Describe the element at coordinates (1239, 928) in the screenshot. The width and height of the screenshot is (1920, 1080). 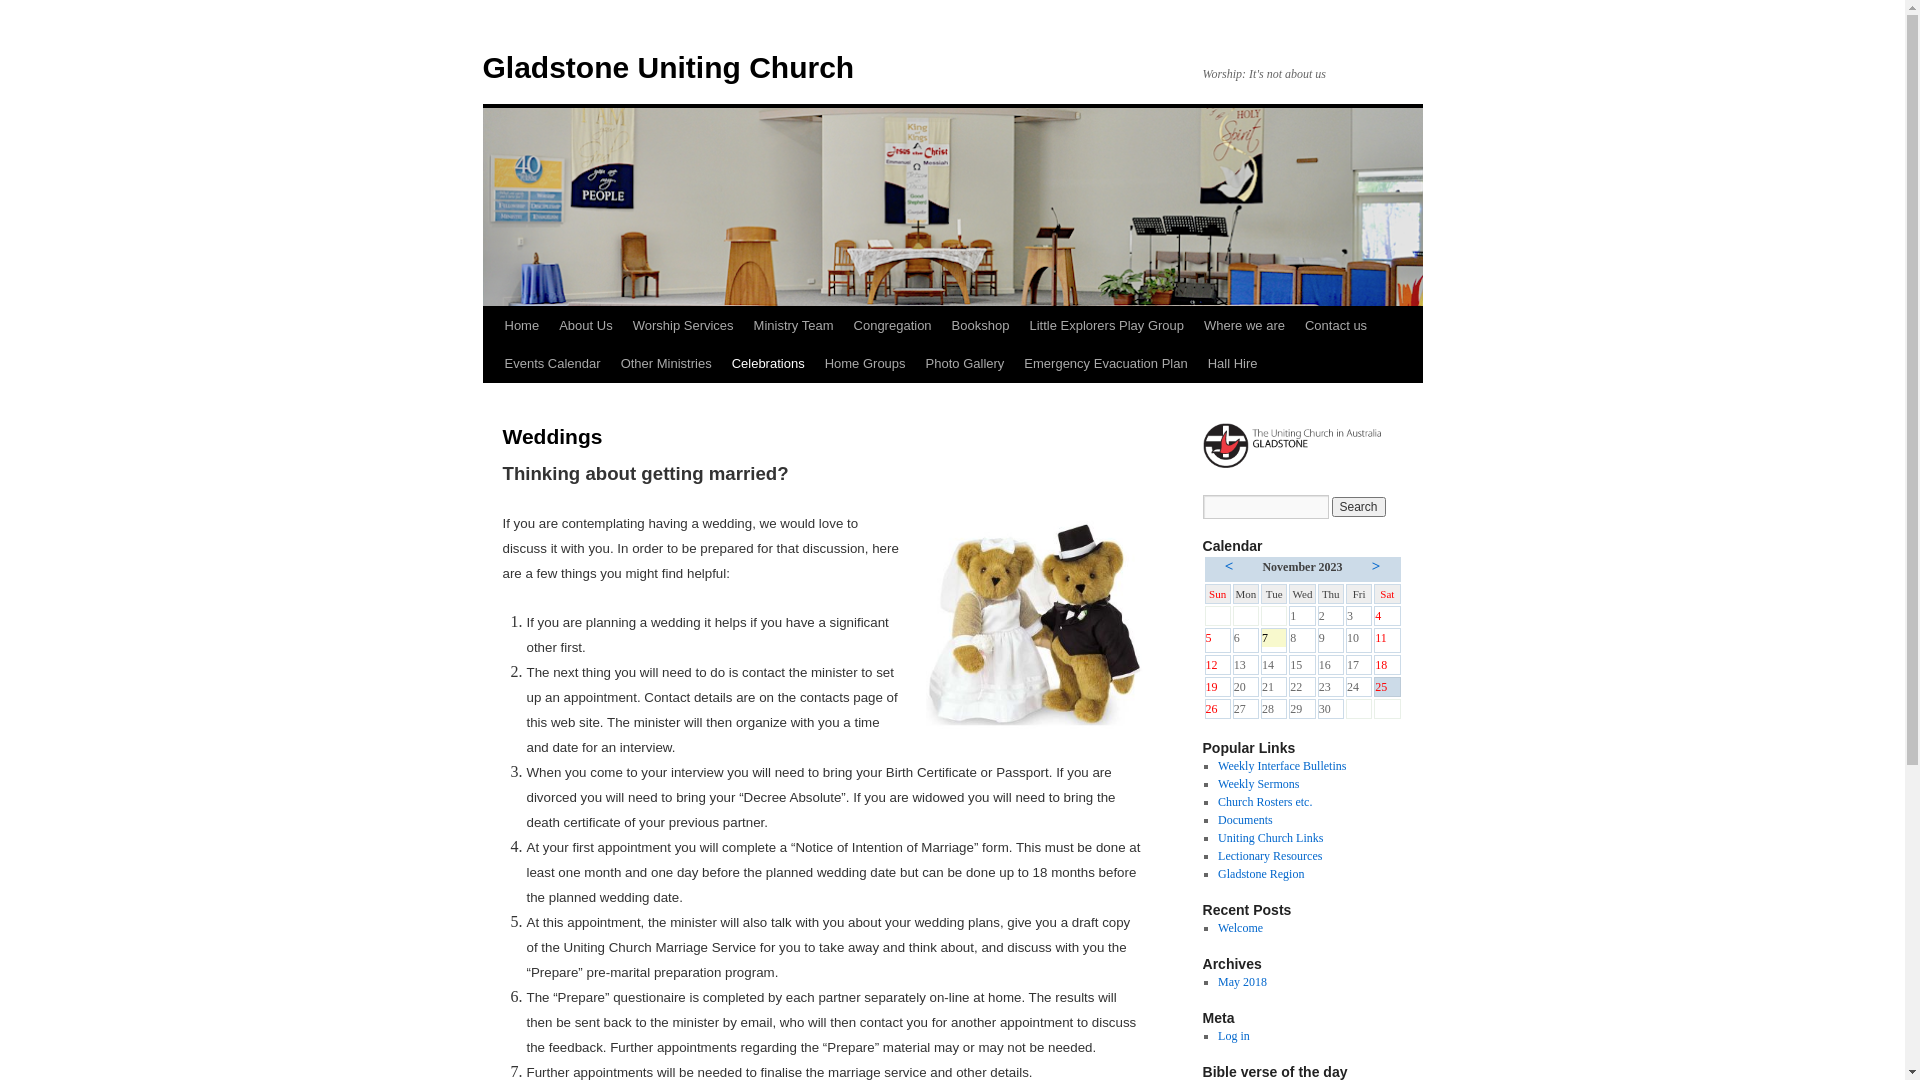
I see `'Welcome'` at that location.